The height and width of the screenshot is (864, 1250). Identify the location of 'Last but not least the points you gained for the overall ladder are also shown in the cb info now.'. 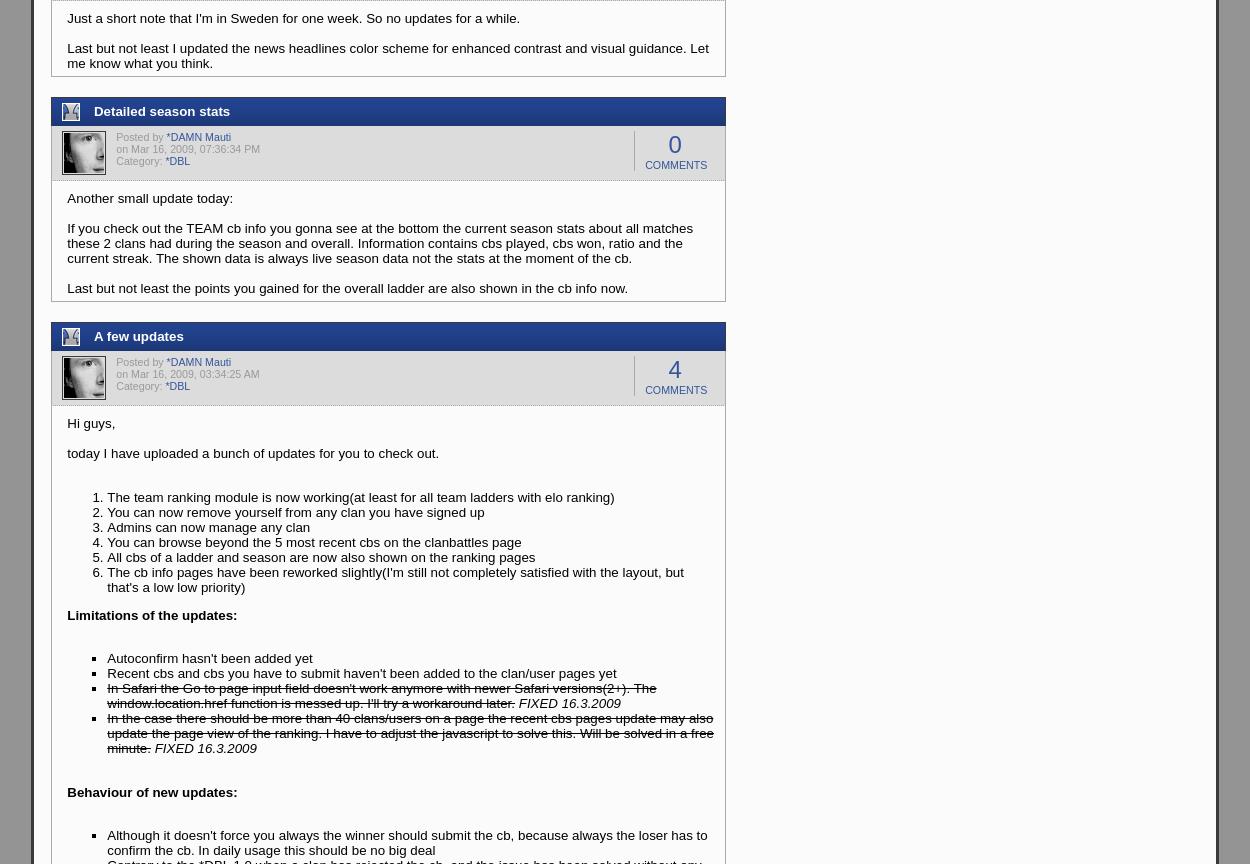
(346, 288).